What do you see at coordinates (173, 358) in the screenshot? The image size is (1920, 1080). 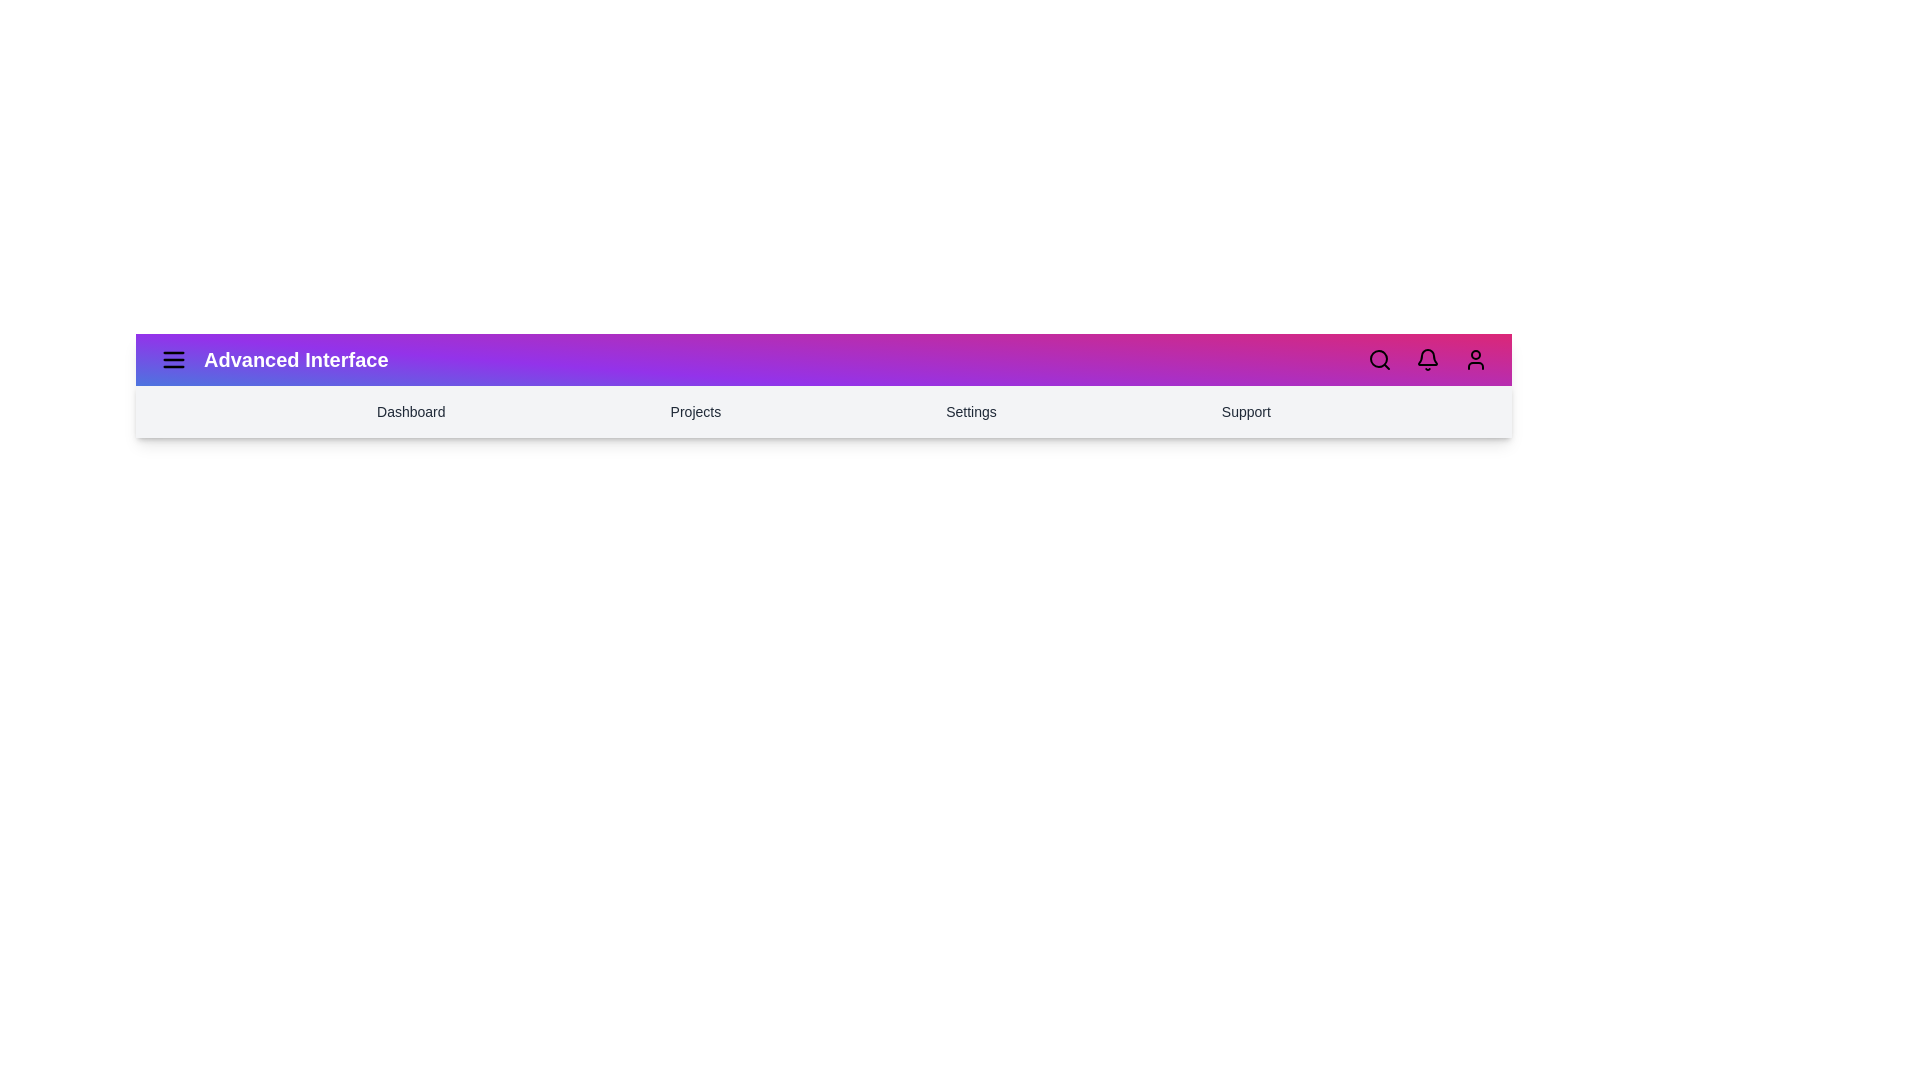 I see `the menu icon to toggle the menu visibility` at bounding box center [173, 358].